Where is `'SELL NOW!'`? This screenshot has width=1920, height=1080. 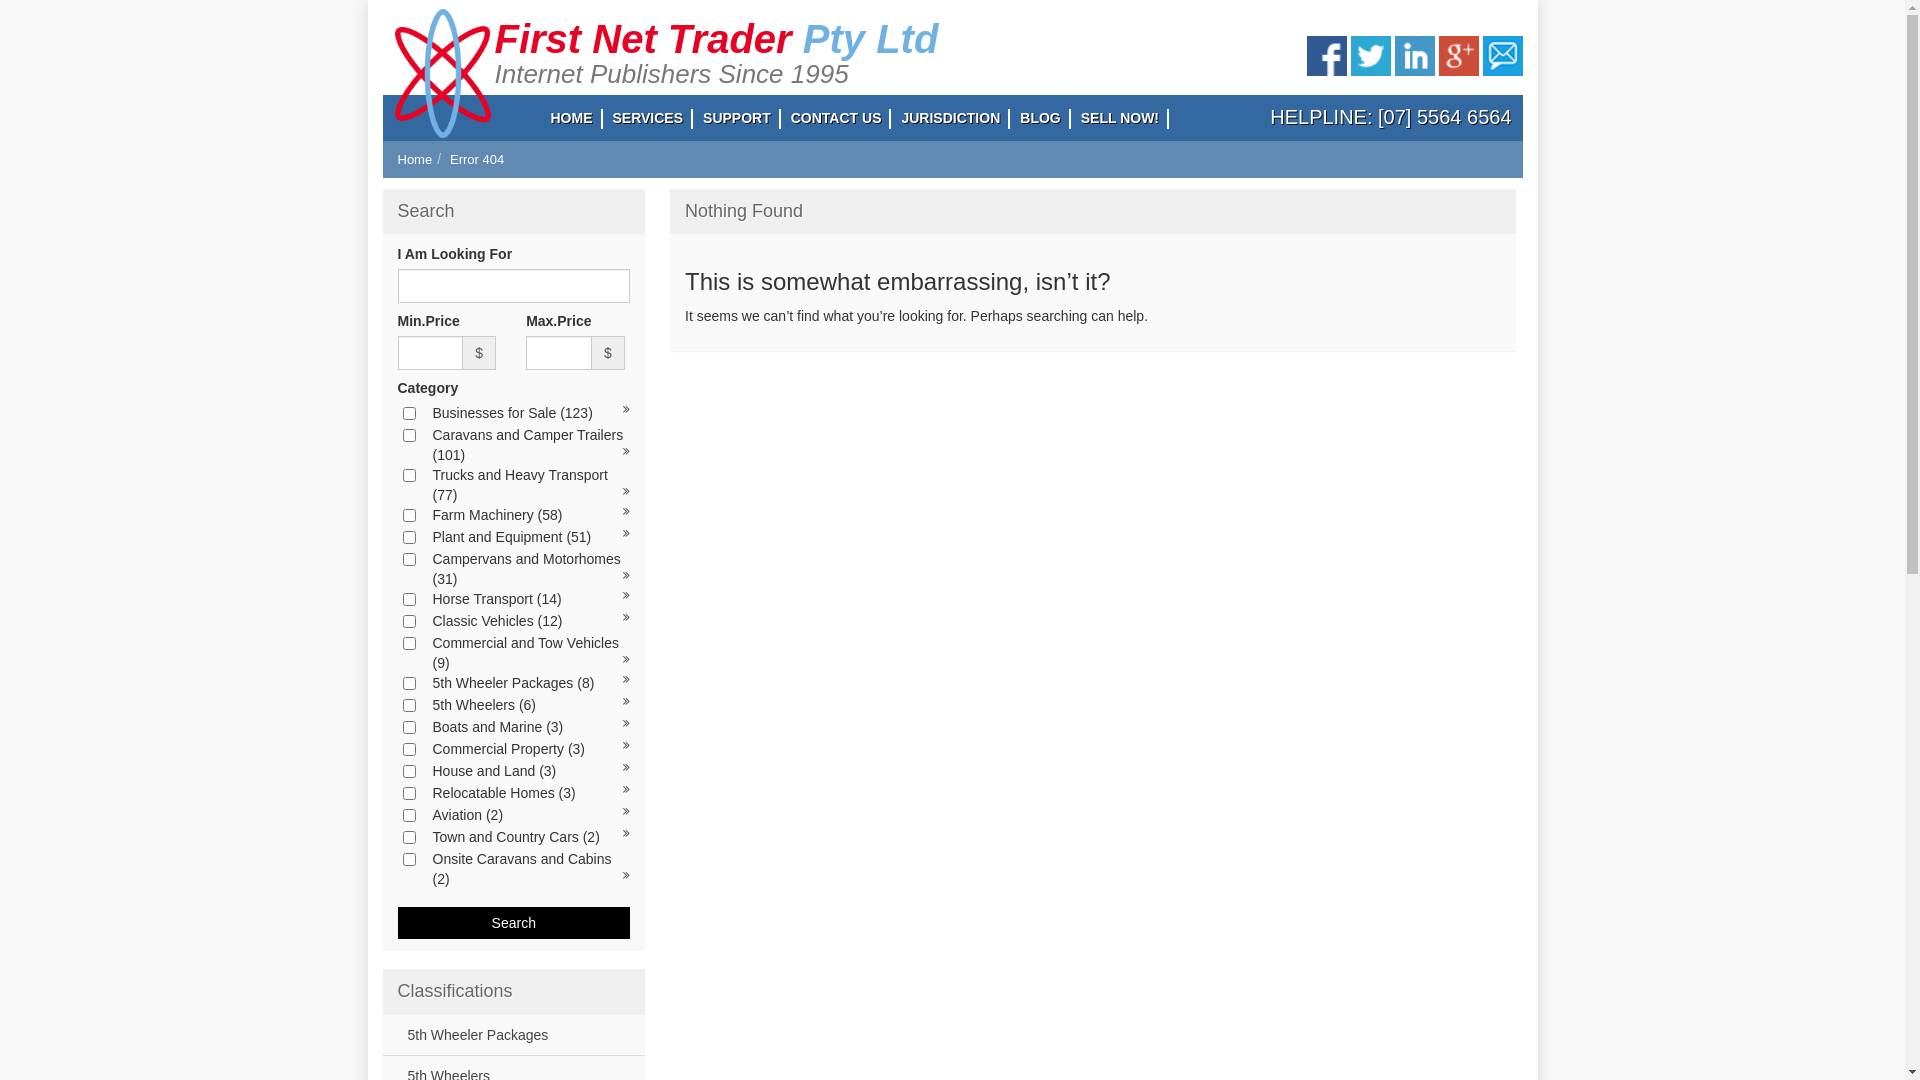 'SELL NOW!' is located at coordinates (1118, 118).